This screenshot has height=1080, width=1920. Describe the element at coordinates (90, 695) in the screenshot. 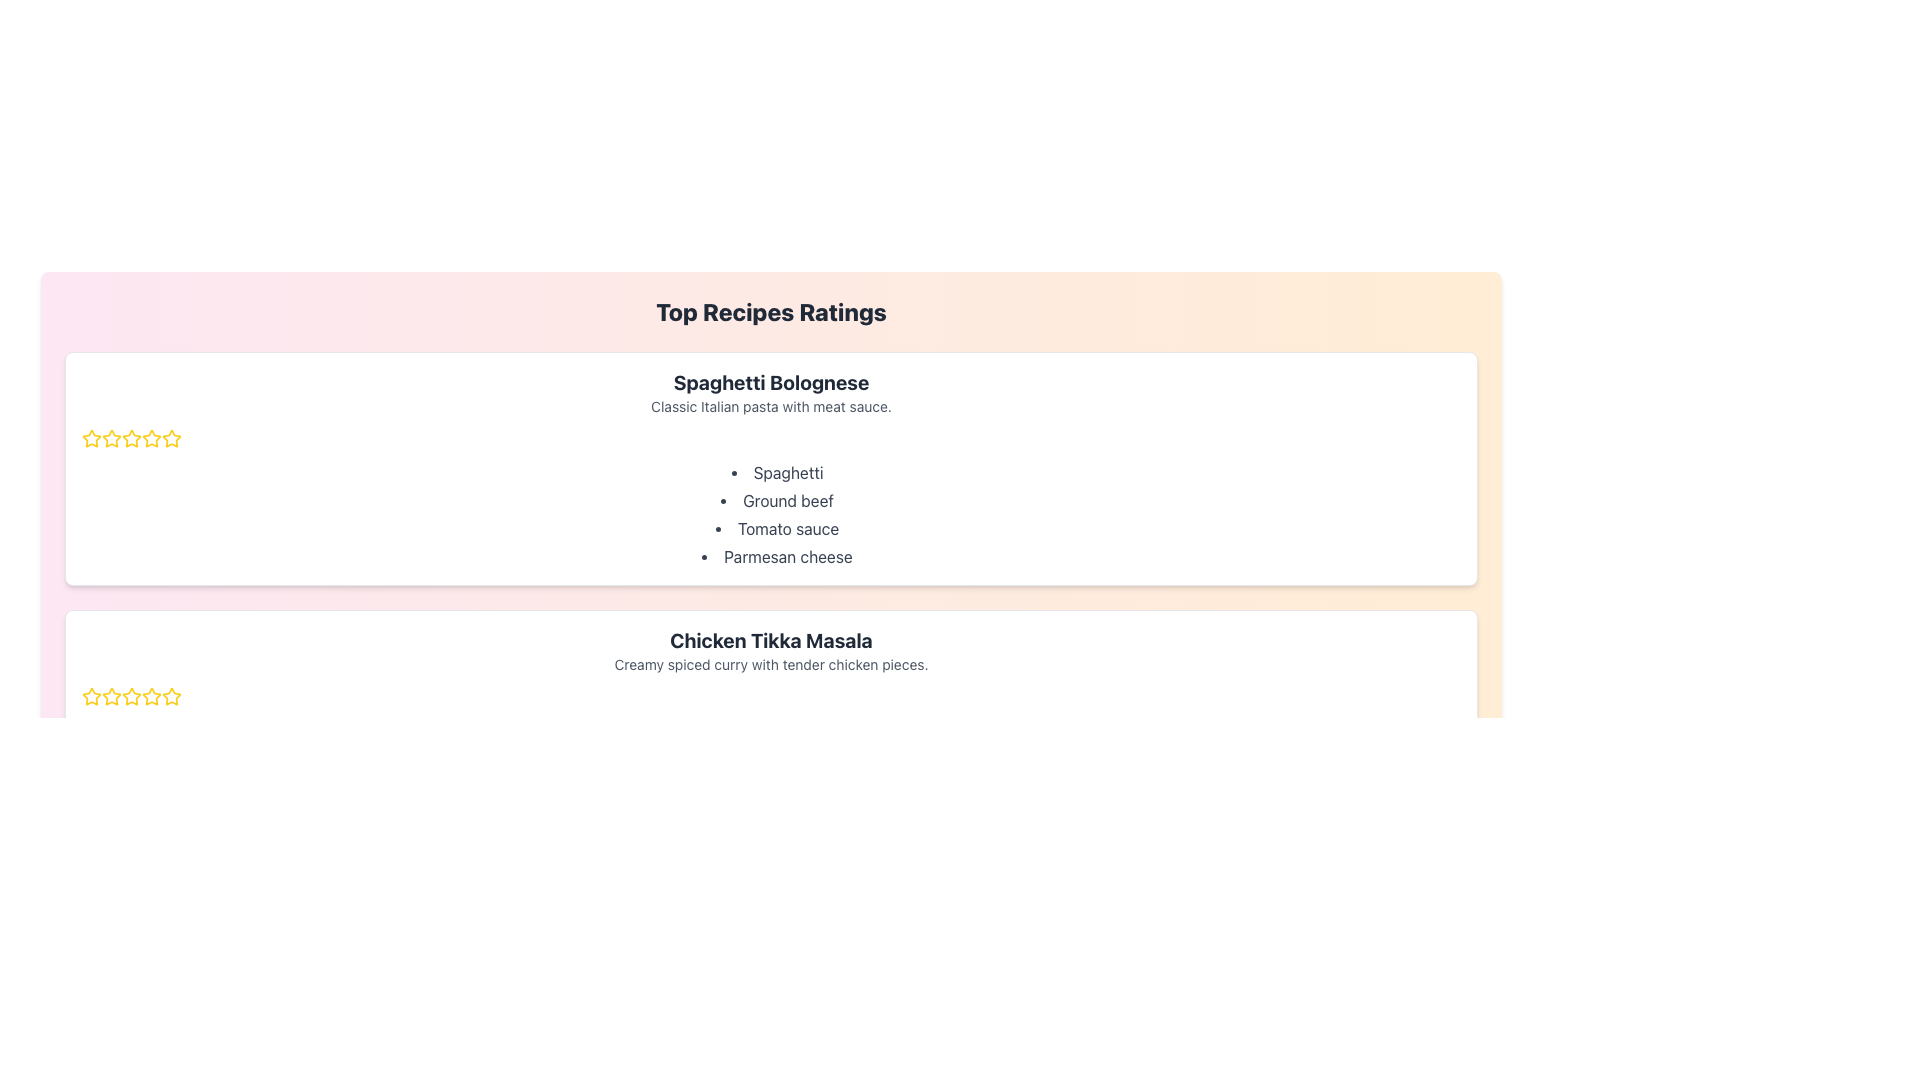

I see `the first star icon outlined in yellow with a white fill, which represents the rating for the 'Chicken Tikka Masala' recipe` at that location.